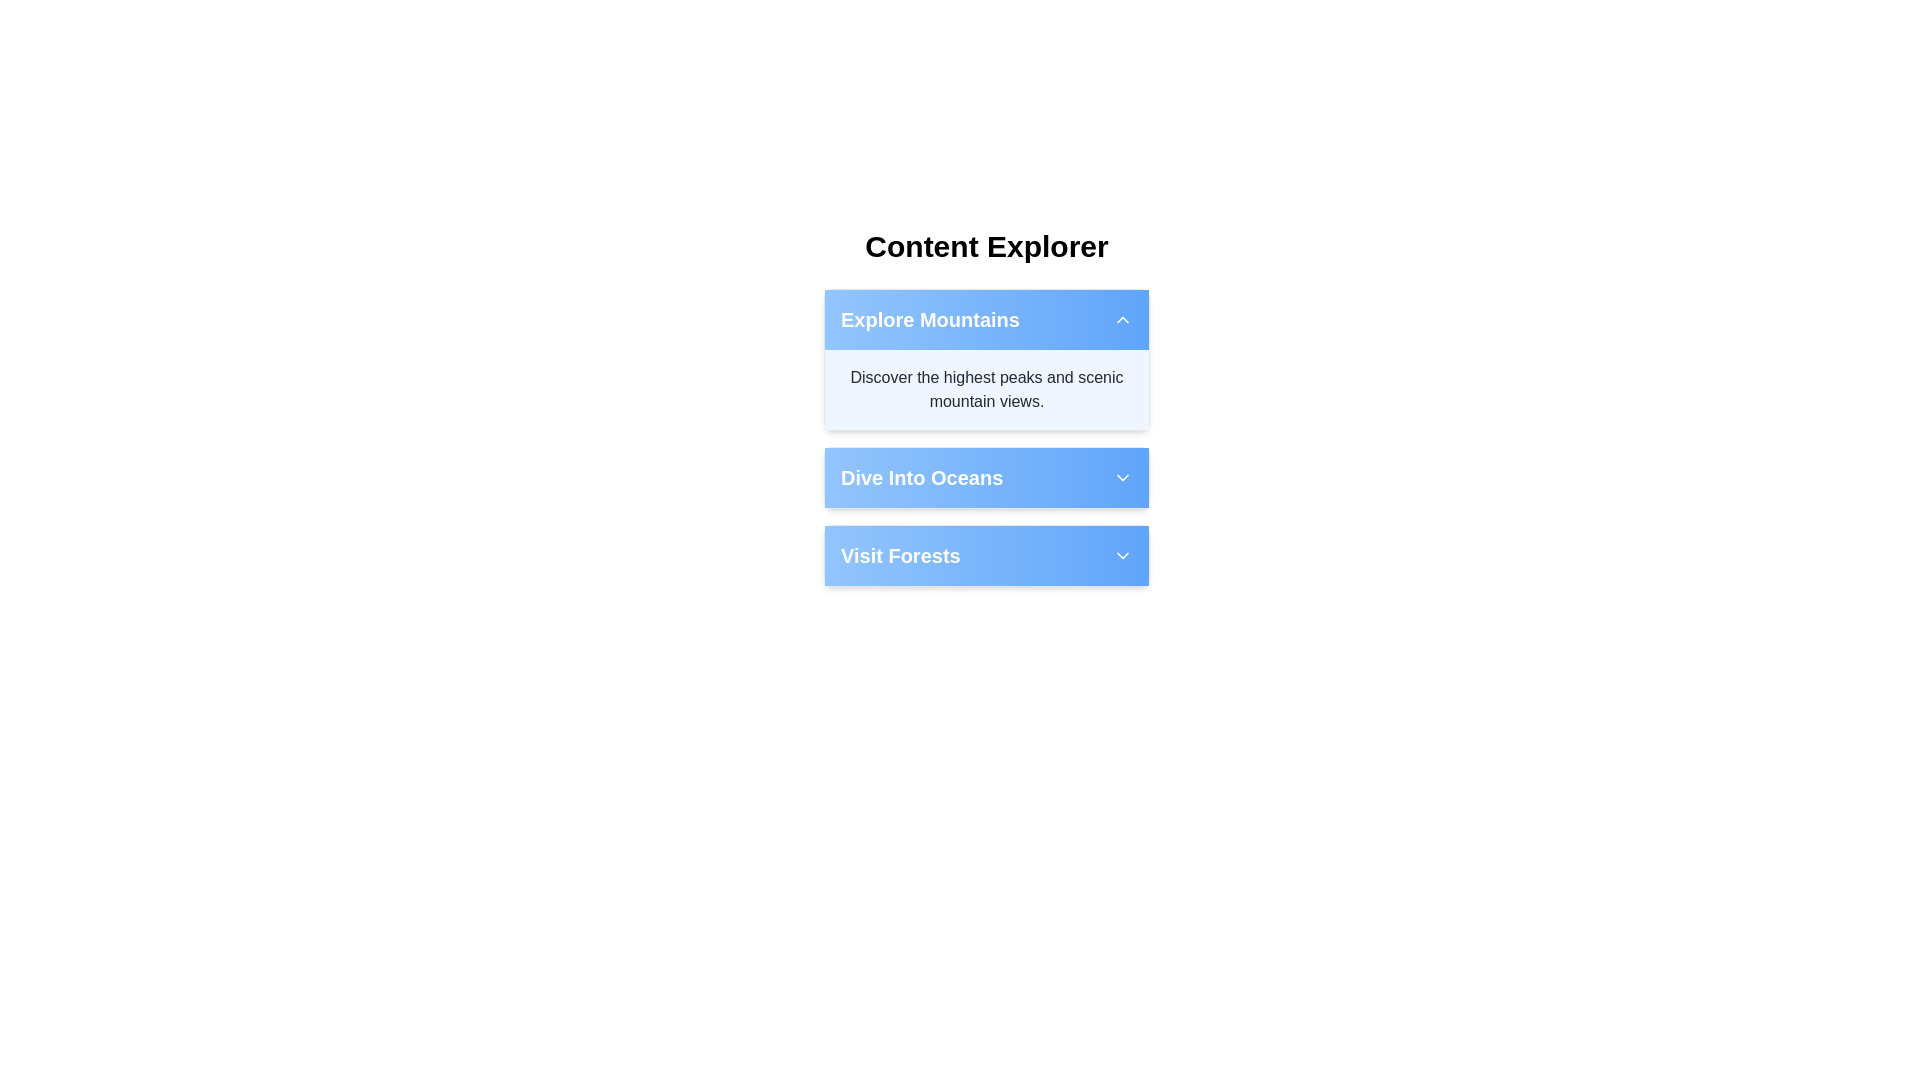 The image size is (1920, 1080). What do you see at coordinates (987, 389) in the screenshot?
I see `the text block displaying 'Discover the highest peaks and scenic mountain views.' which is centrally located within the blue section under the 'Explore Mountains' heading` at bounding box center [987, 389].